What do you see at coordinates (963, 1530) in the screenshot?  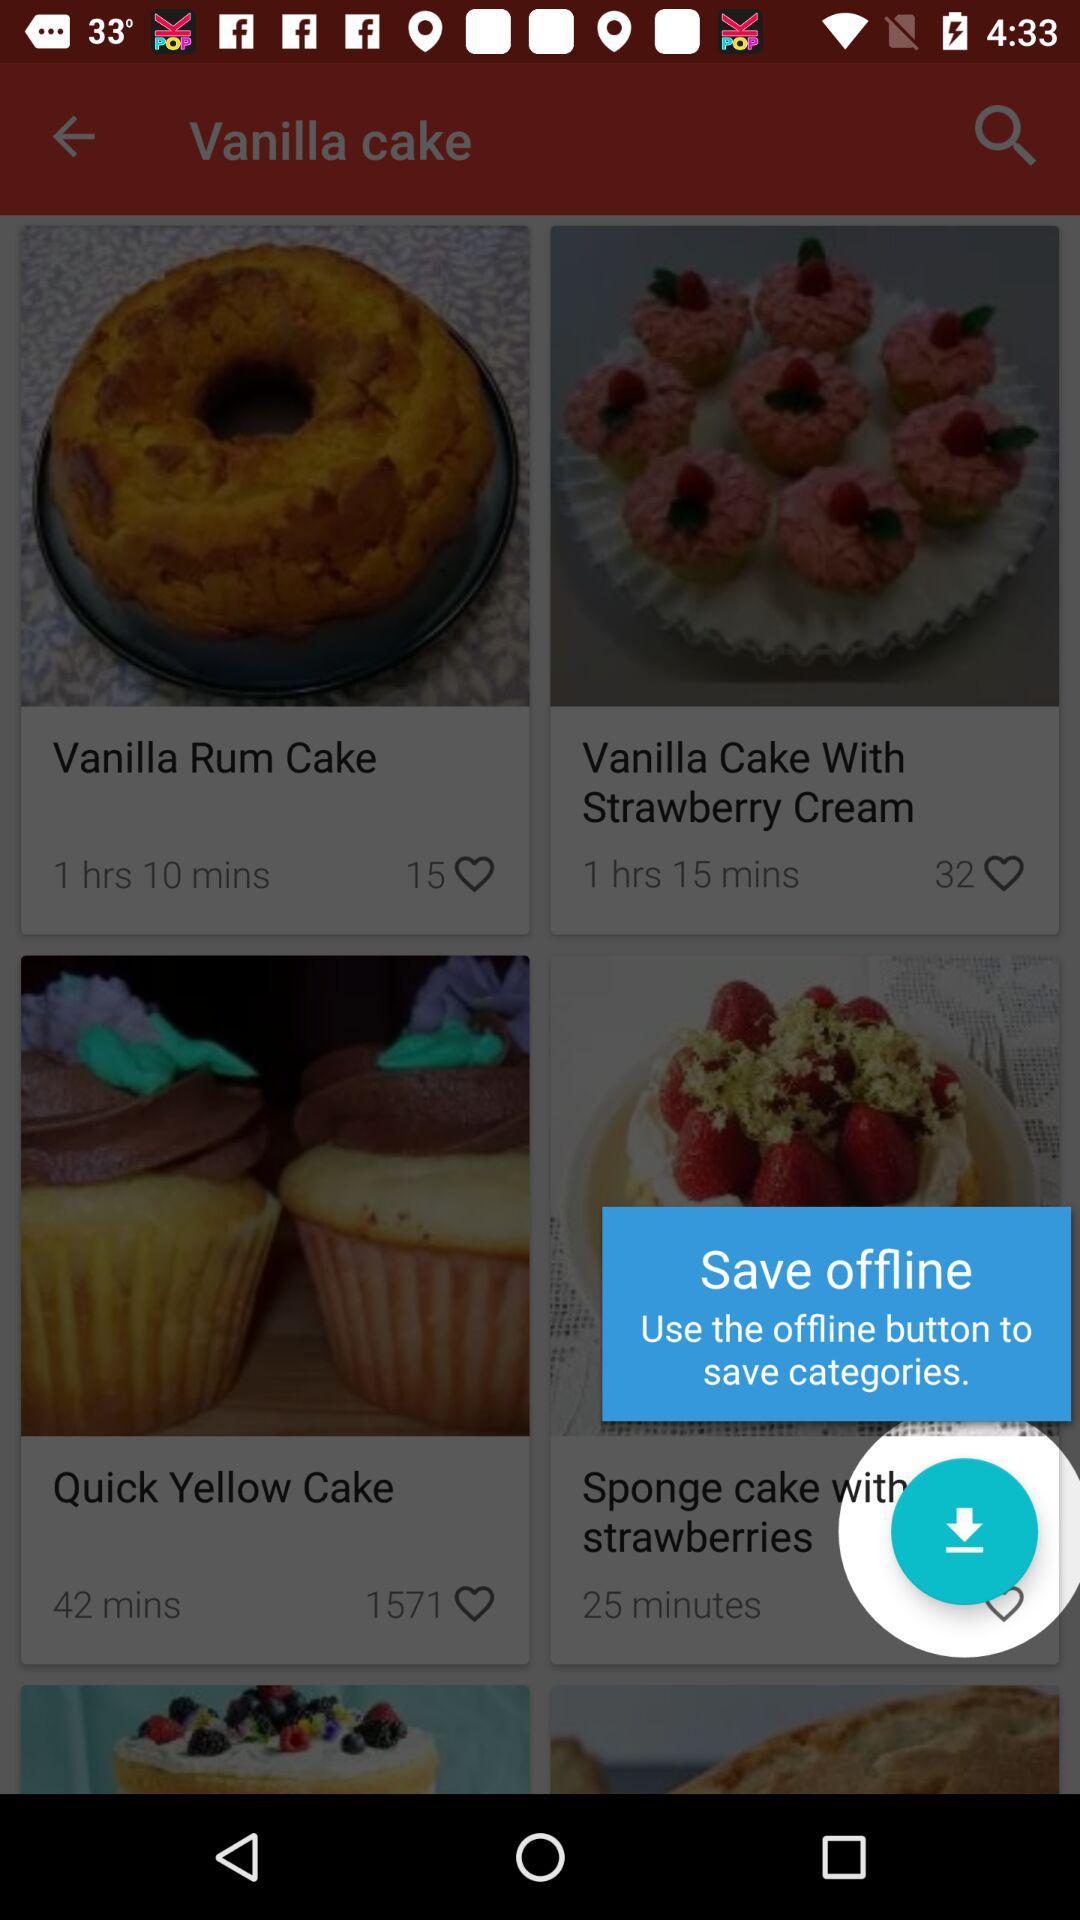 I see `the item to the right of the quick yellow cake` at bounding box center [963, 1530].